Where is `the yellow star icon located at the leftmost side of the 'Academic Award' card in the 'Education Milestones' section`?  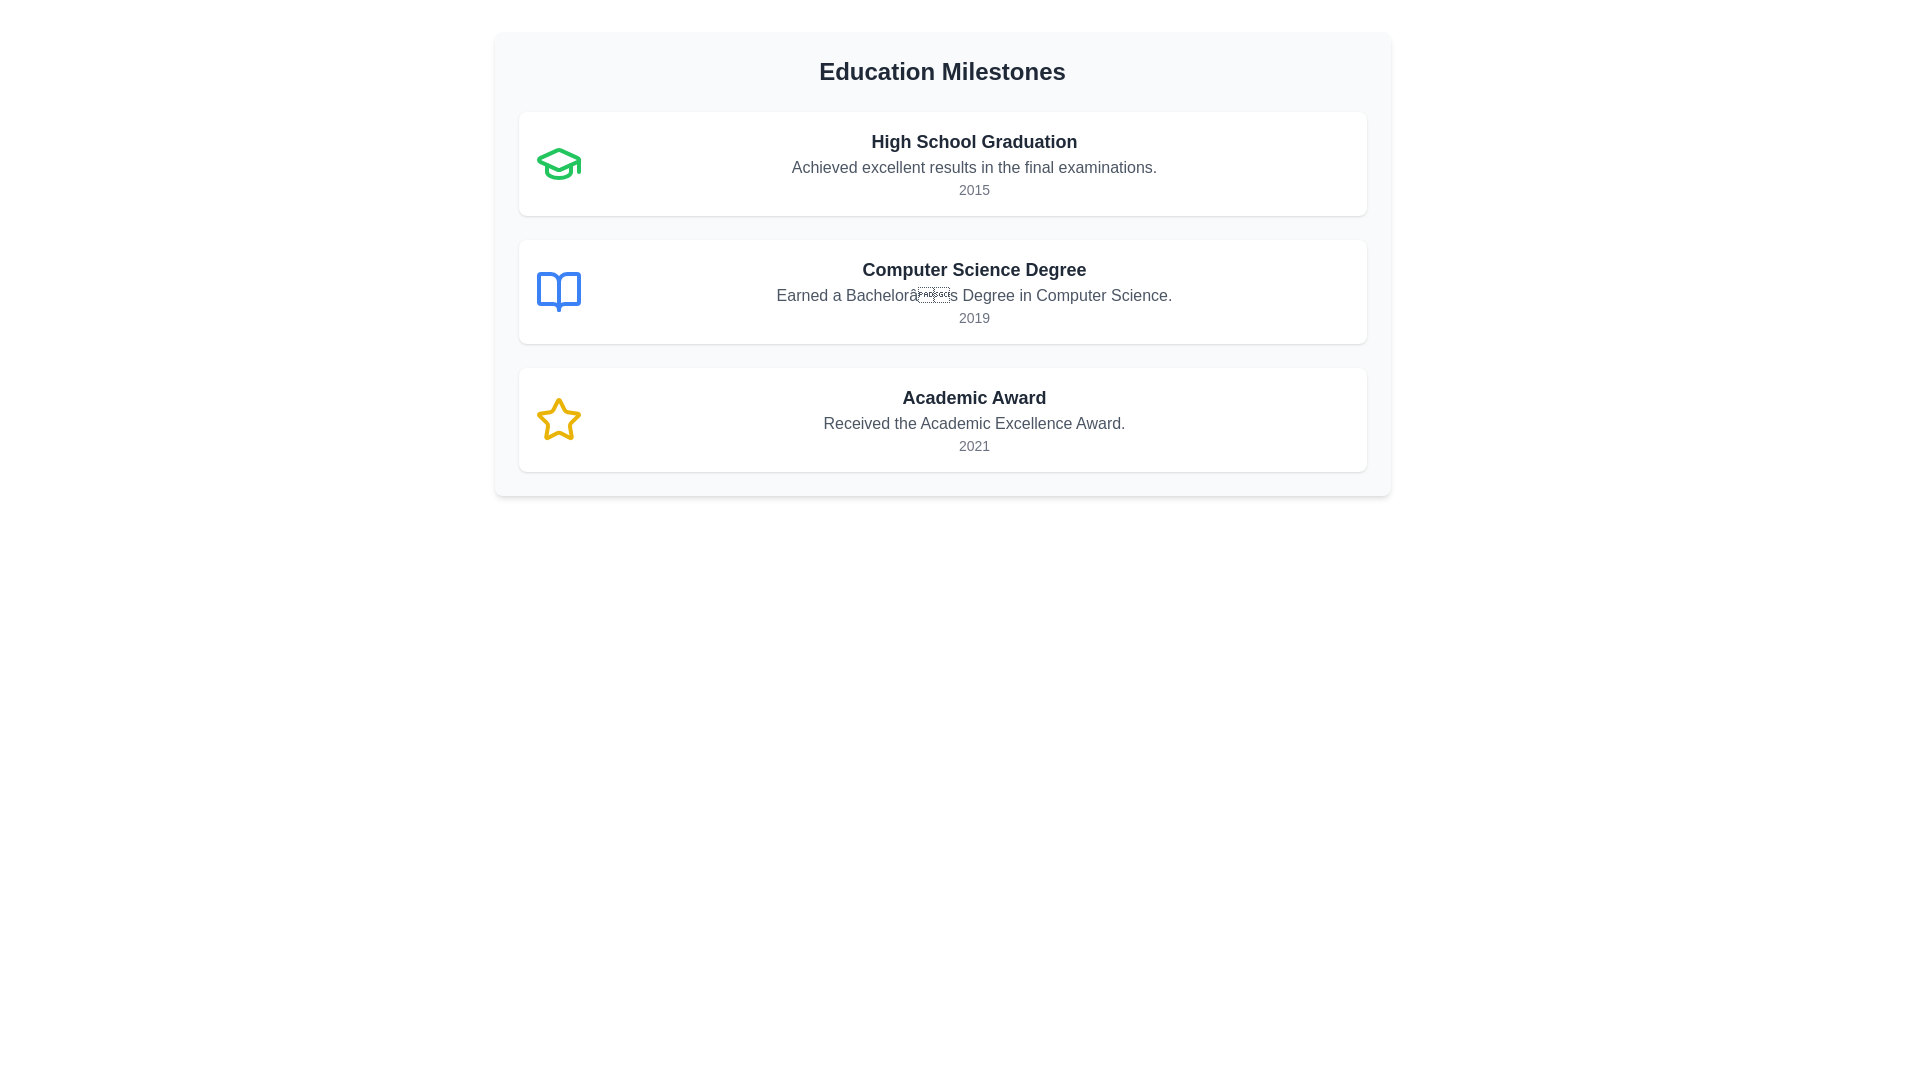 the yellow star icon located at the leftmost side of the 'Academic Award' card in the 'Education Milestones' section is located at coordinates (558, 419).